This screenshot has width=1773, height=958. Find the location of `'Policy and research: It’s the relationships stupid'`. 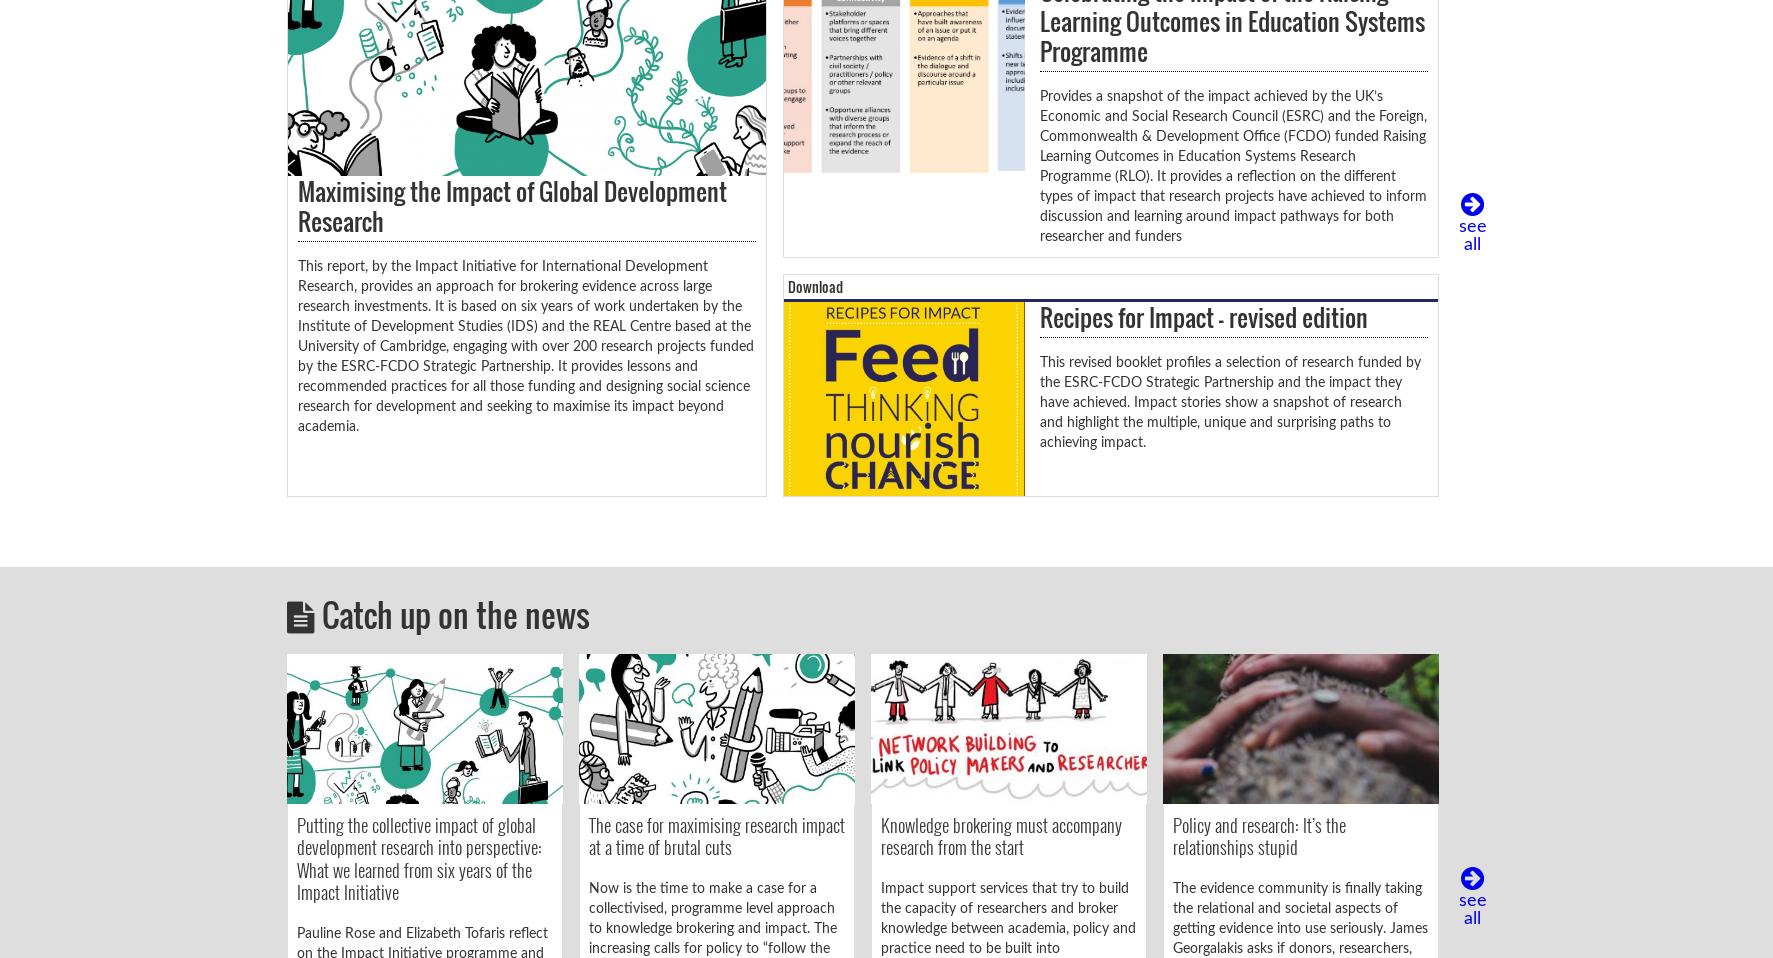

'Policy and research: It’s the relationships stupid' is located at coordinates (1171, 834).